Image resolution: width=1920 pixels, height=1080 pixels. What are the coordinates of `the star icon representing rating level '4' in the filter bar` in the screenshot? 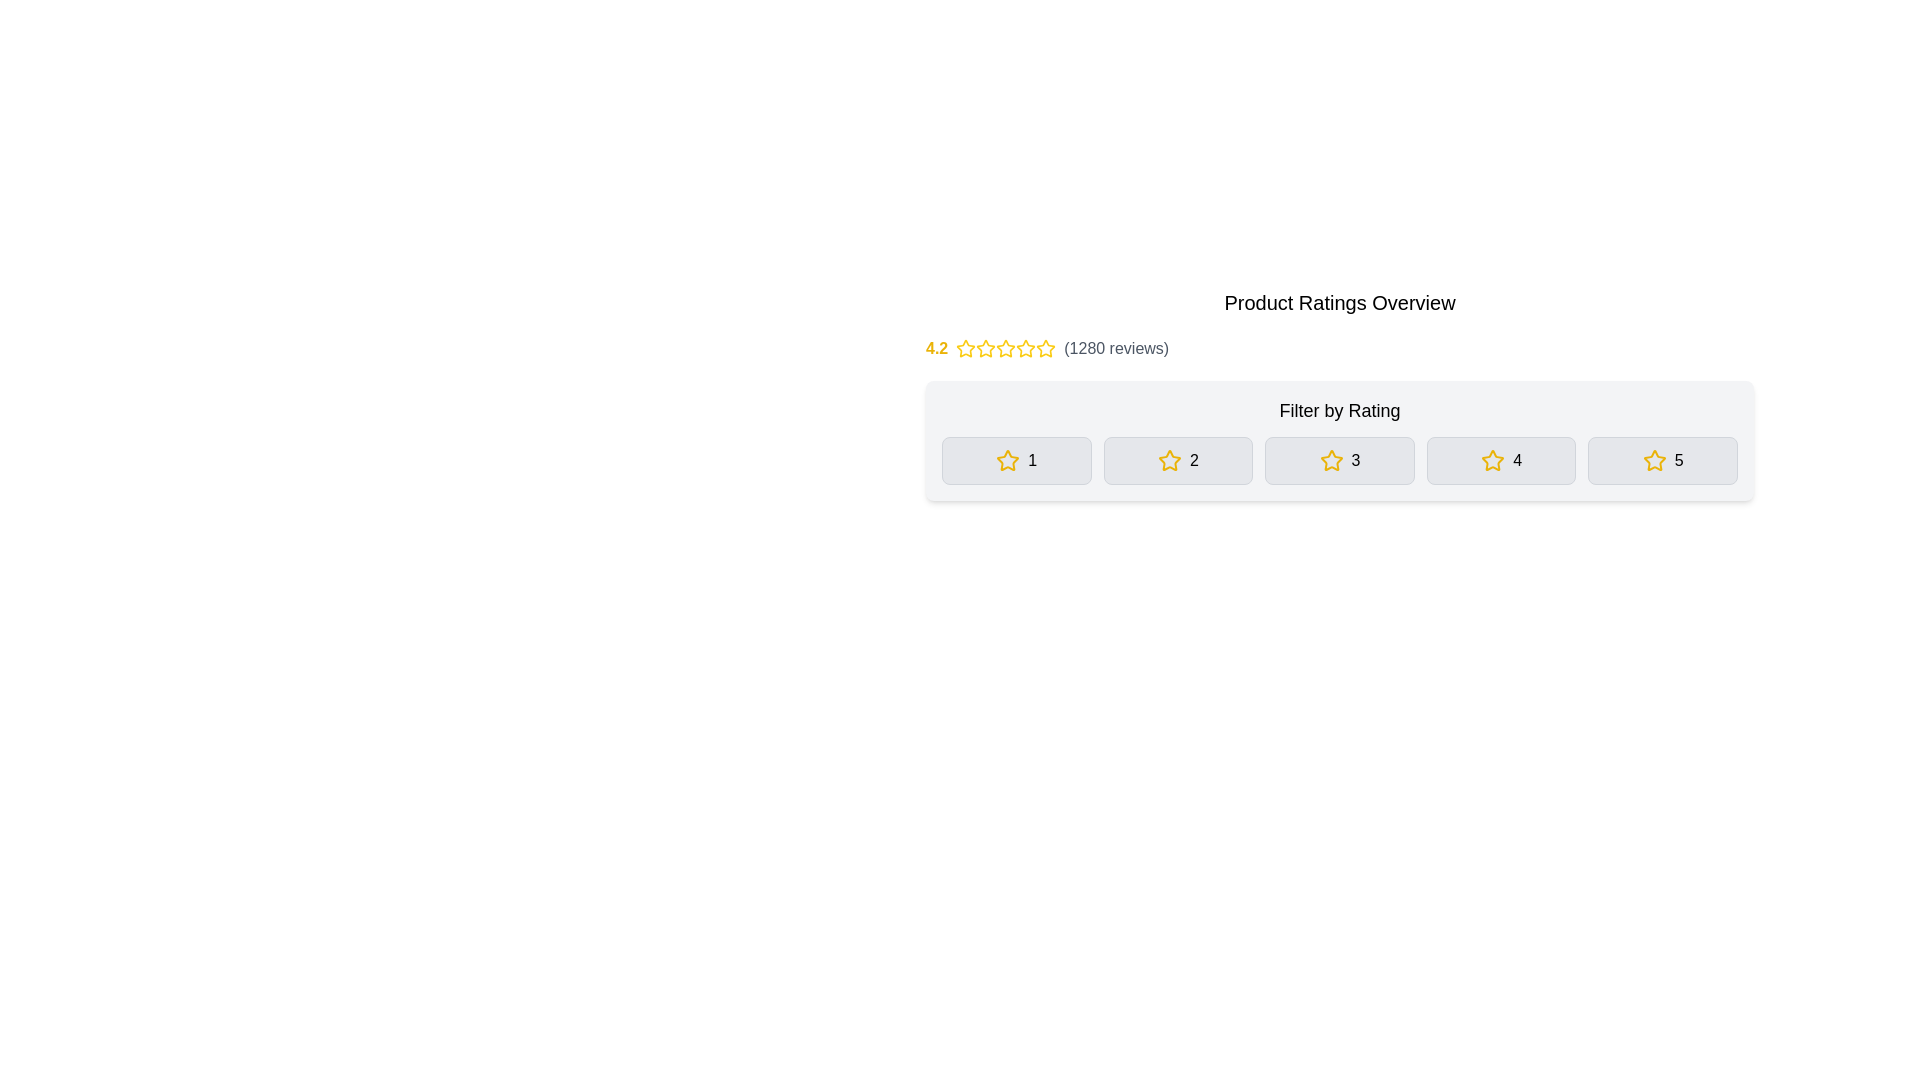 It's located at (1493, 461).